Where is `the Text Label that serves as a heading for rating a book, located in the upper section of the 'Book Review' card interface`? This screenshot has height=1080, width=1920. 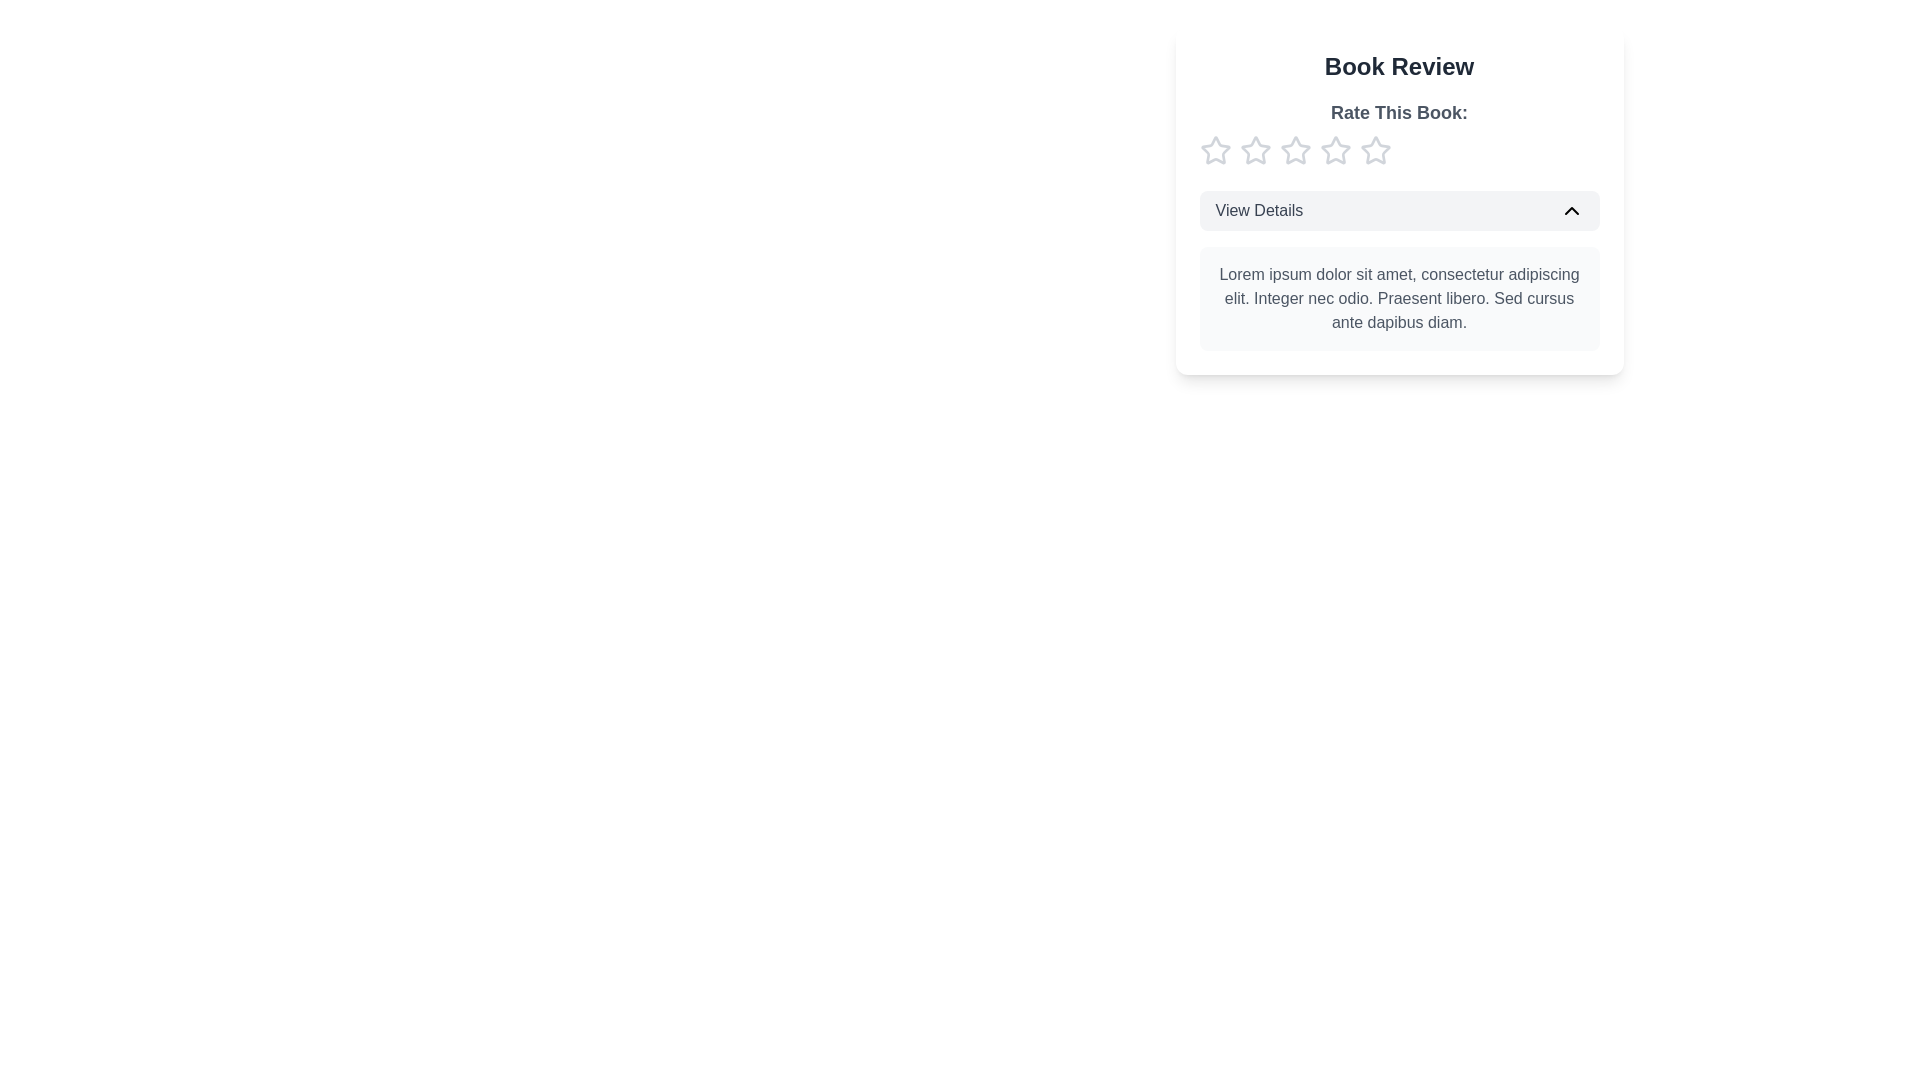
the Text Label that serves as a heading for rating a book, located in the upper section of the 'Book Review' card interface is located at coordinates (1398, 112).